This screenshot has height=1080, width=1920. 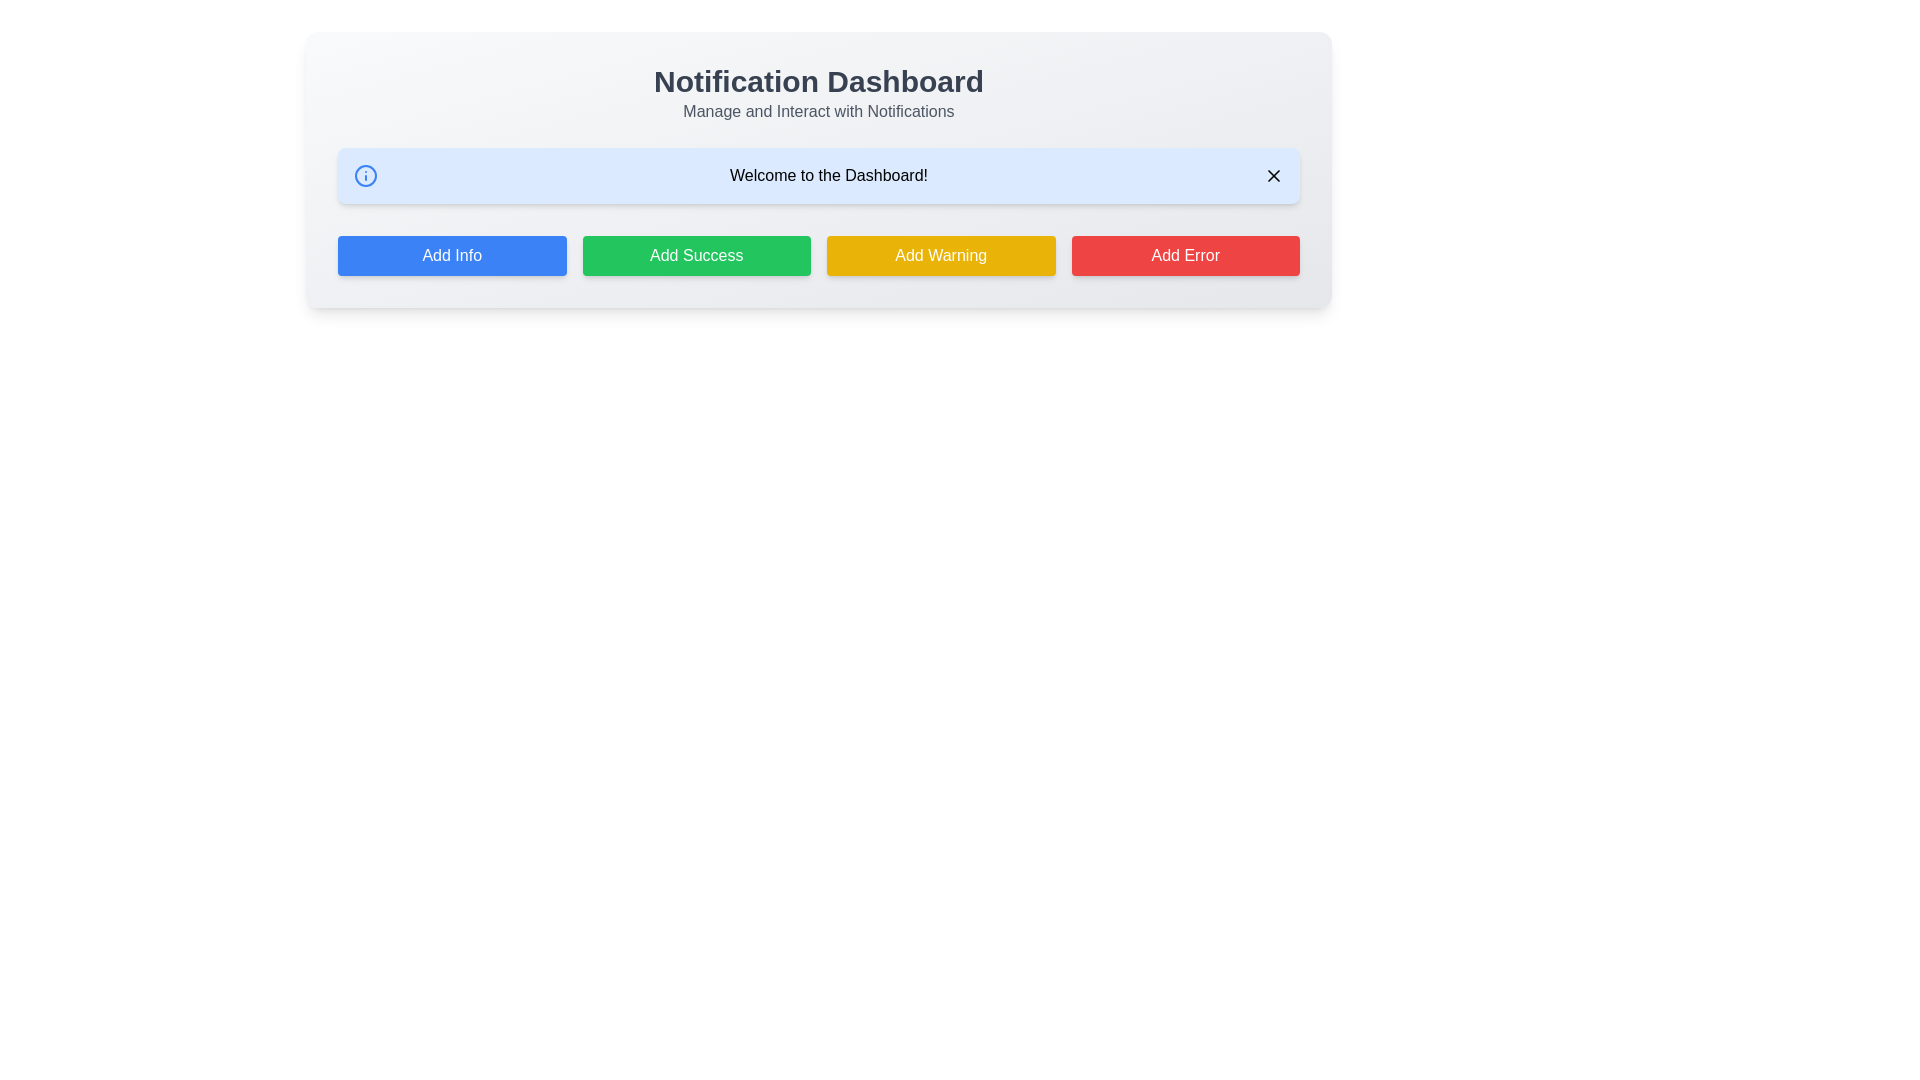 What do you see at coordinates (1272, 175) in the screenshot?
I see `the small black 'X' icon located at the far right of the notification bar labeled 'Welcome to the Dashboard!' to potentially see a visual effect` at bounding box center [1272, 175].